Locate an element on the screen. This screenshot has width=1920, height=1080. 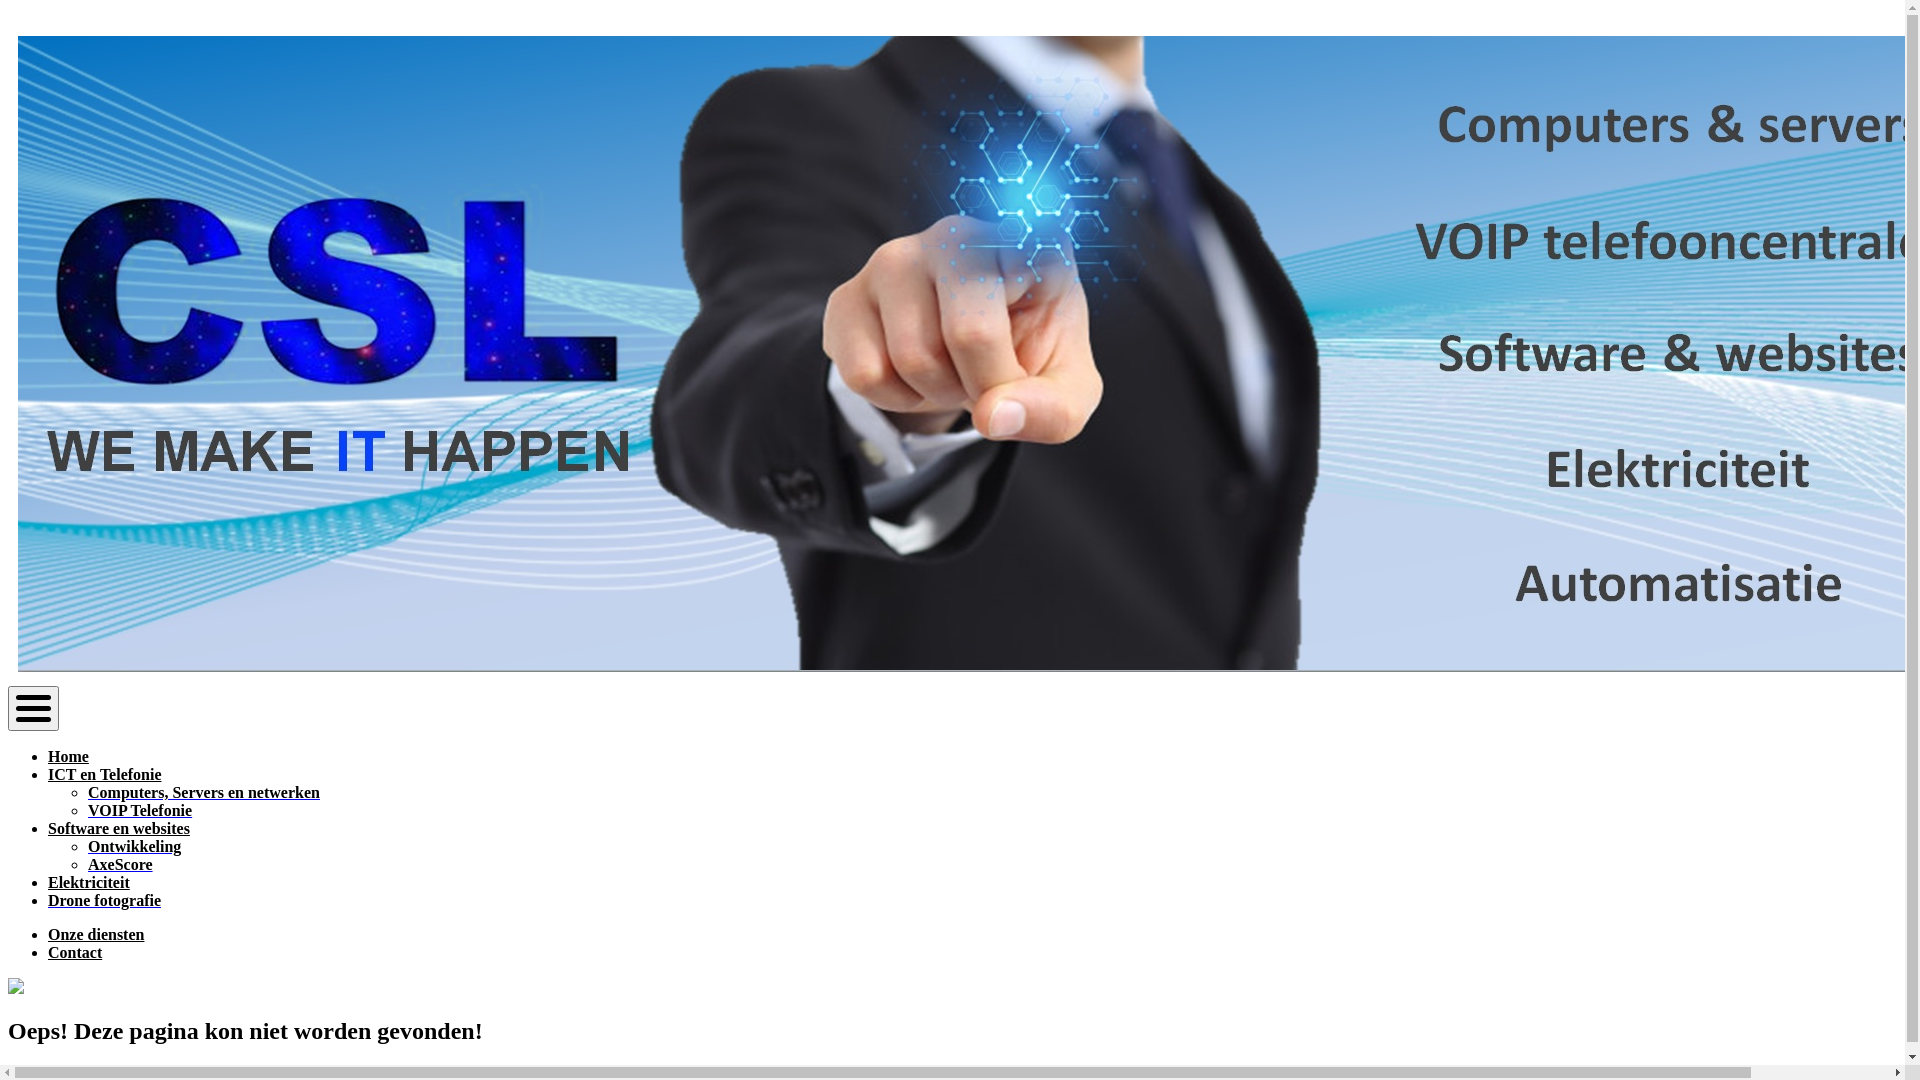
'Contact' is located at coordinates (75, 951).